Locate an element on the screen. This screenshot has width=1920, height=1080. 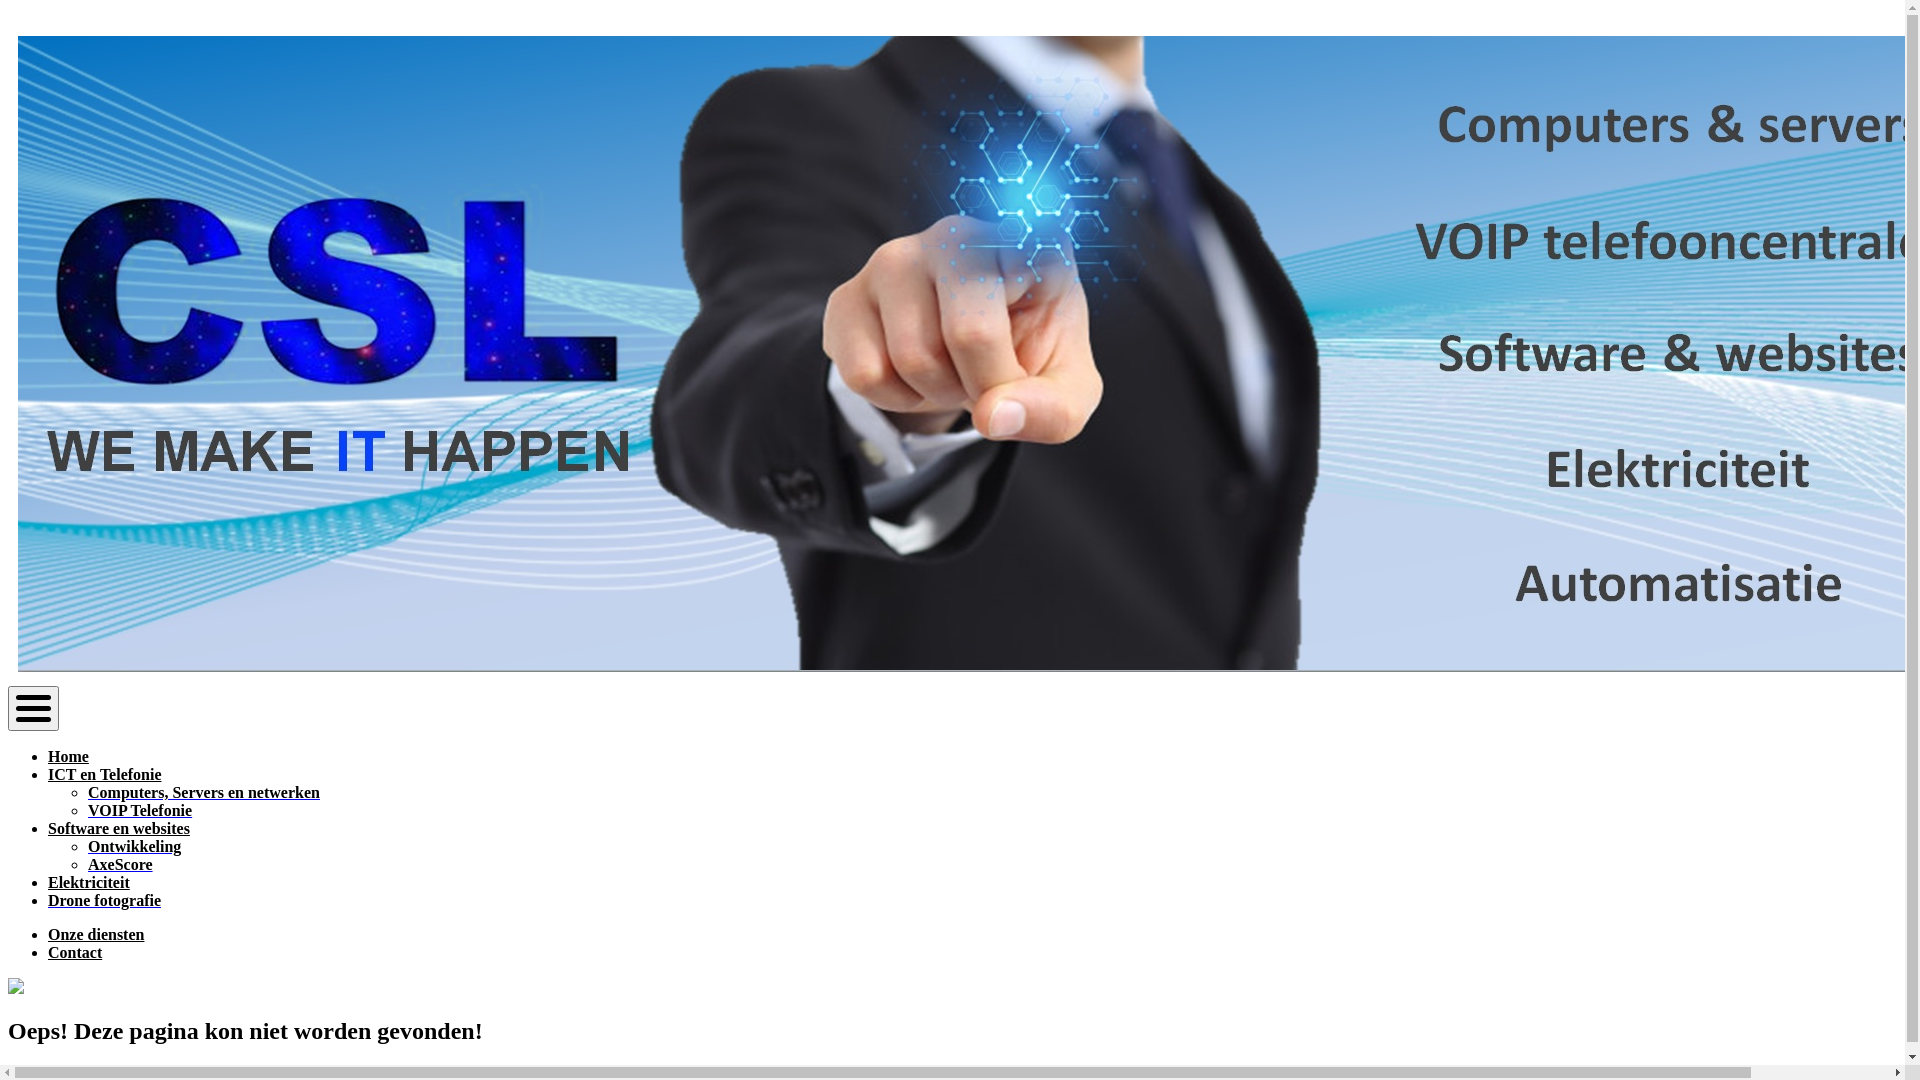
'Contact' is located at coordinates (75, 951).